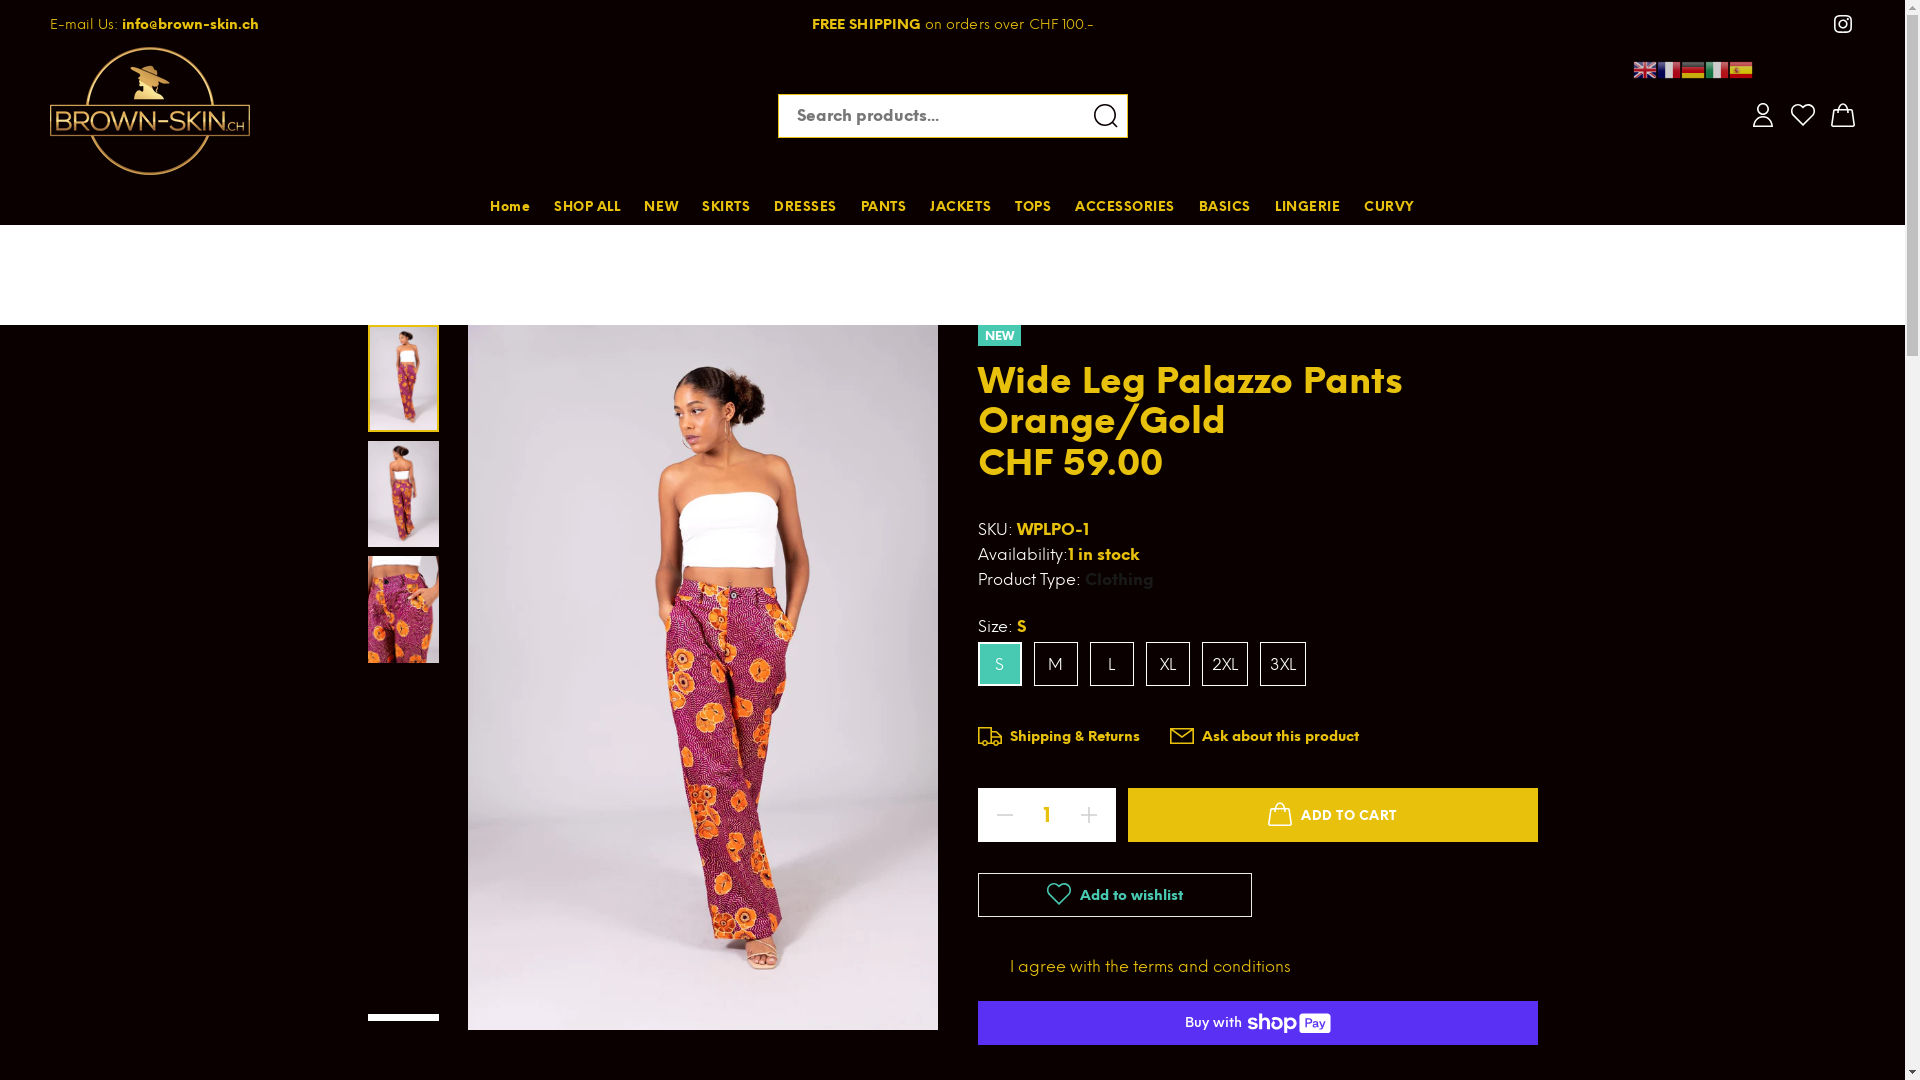 This screenshot has width=1920, height=1080. I want to click on 'BASICS', so click(1223, 205).